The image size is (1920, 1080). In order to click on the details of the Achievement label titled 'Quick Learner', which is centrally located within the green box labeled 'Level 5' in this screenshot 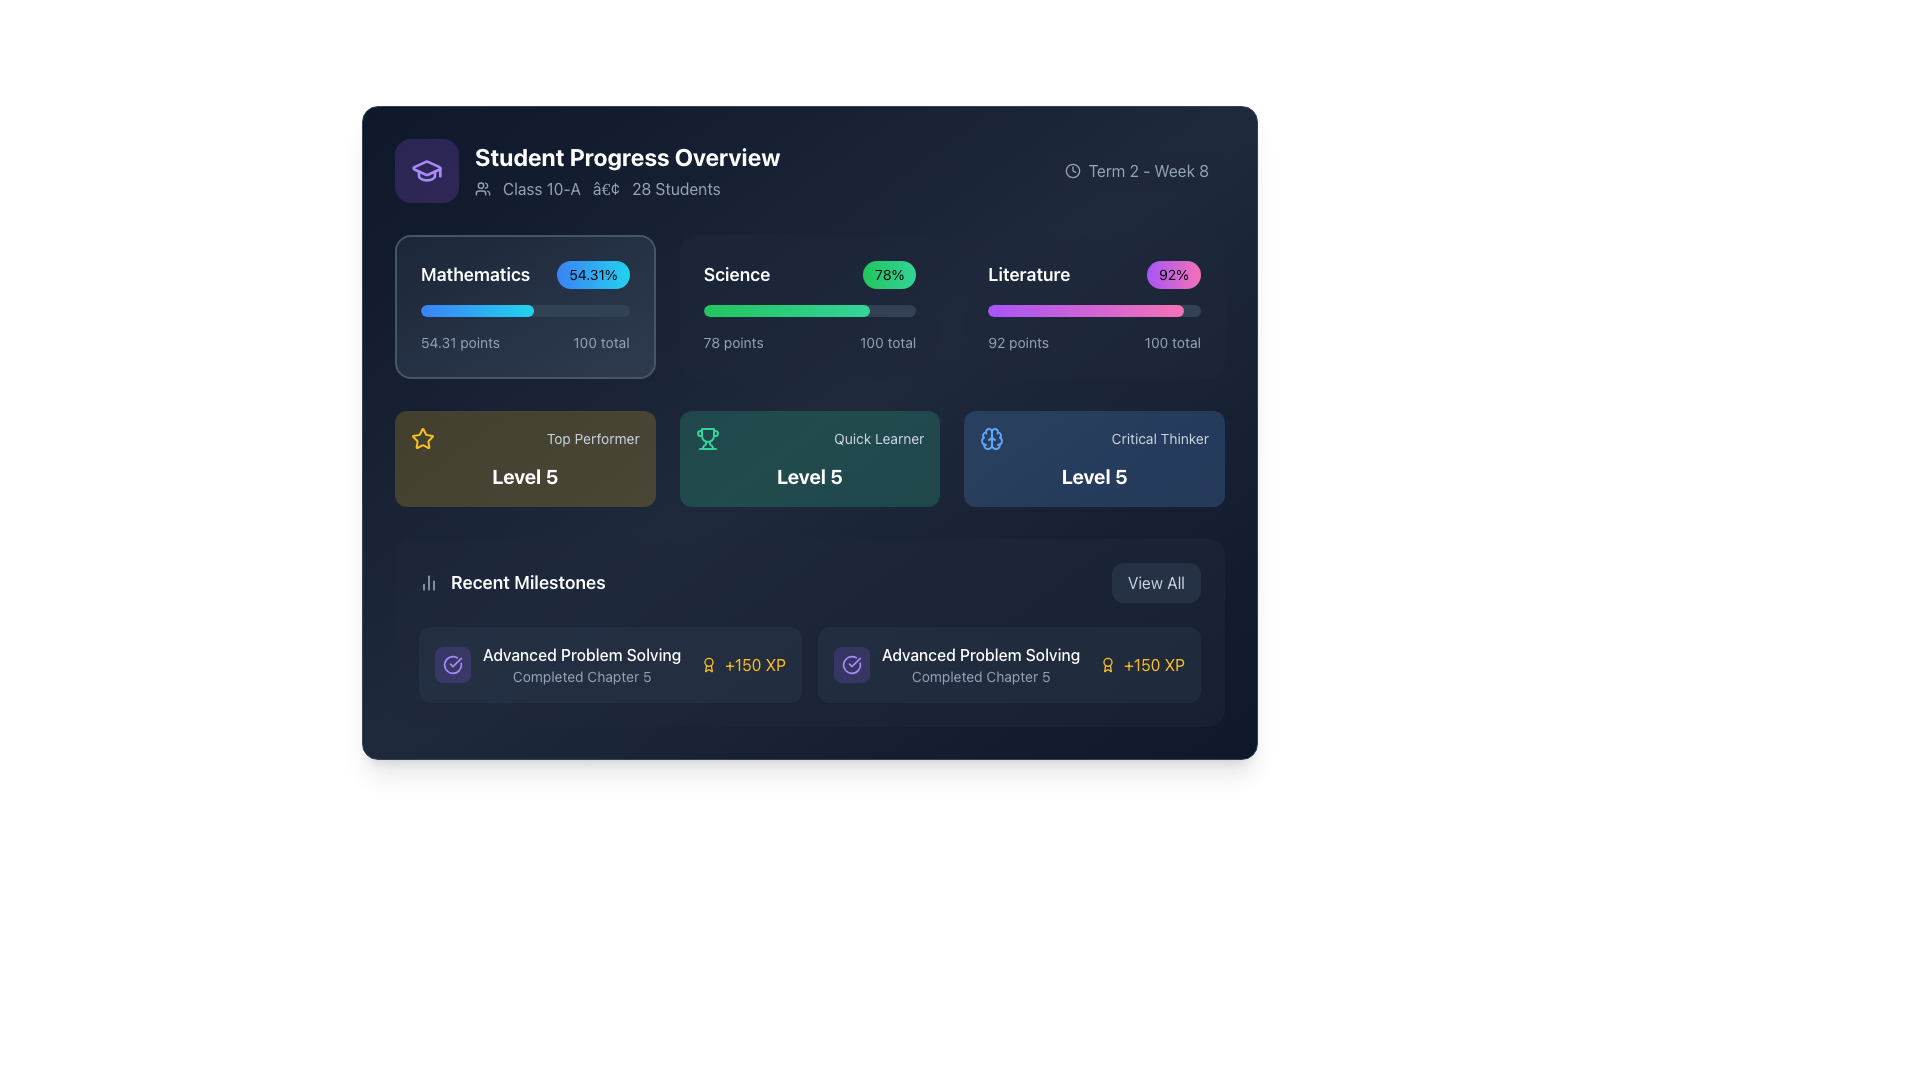, I will do `click(810, 438)`.